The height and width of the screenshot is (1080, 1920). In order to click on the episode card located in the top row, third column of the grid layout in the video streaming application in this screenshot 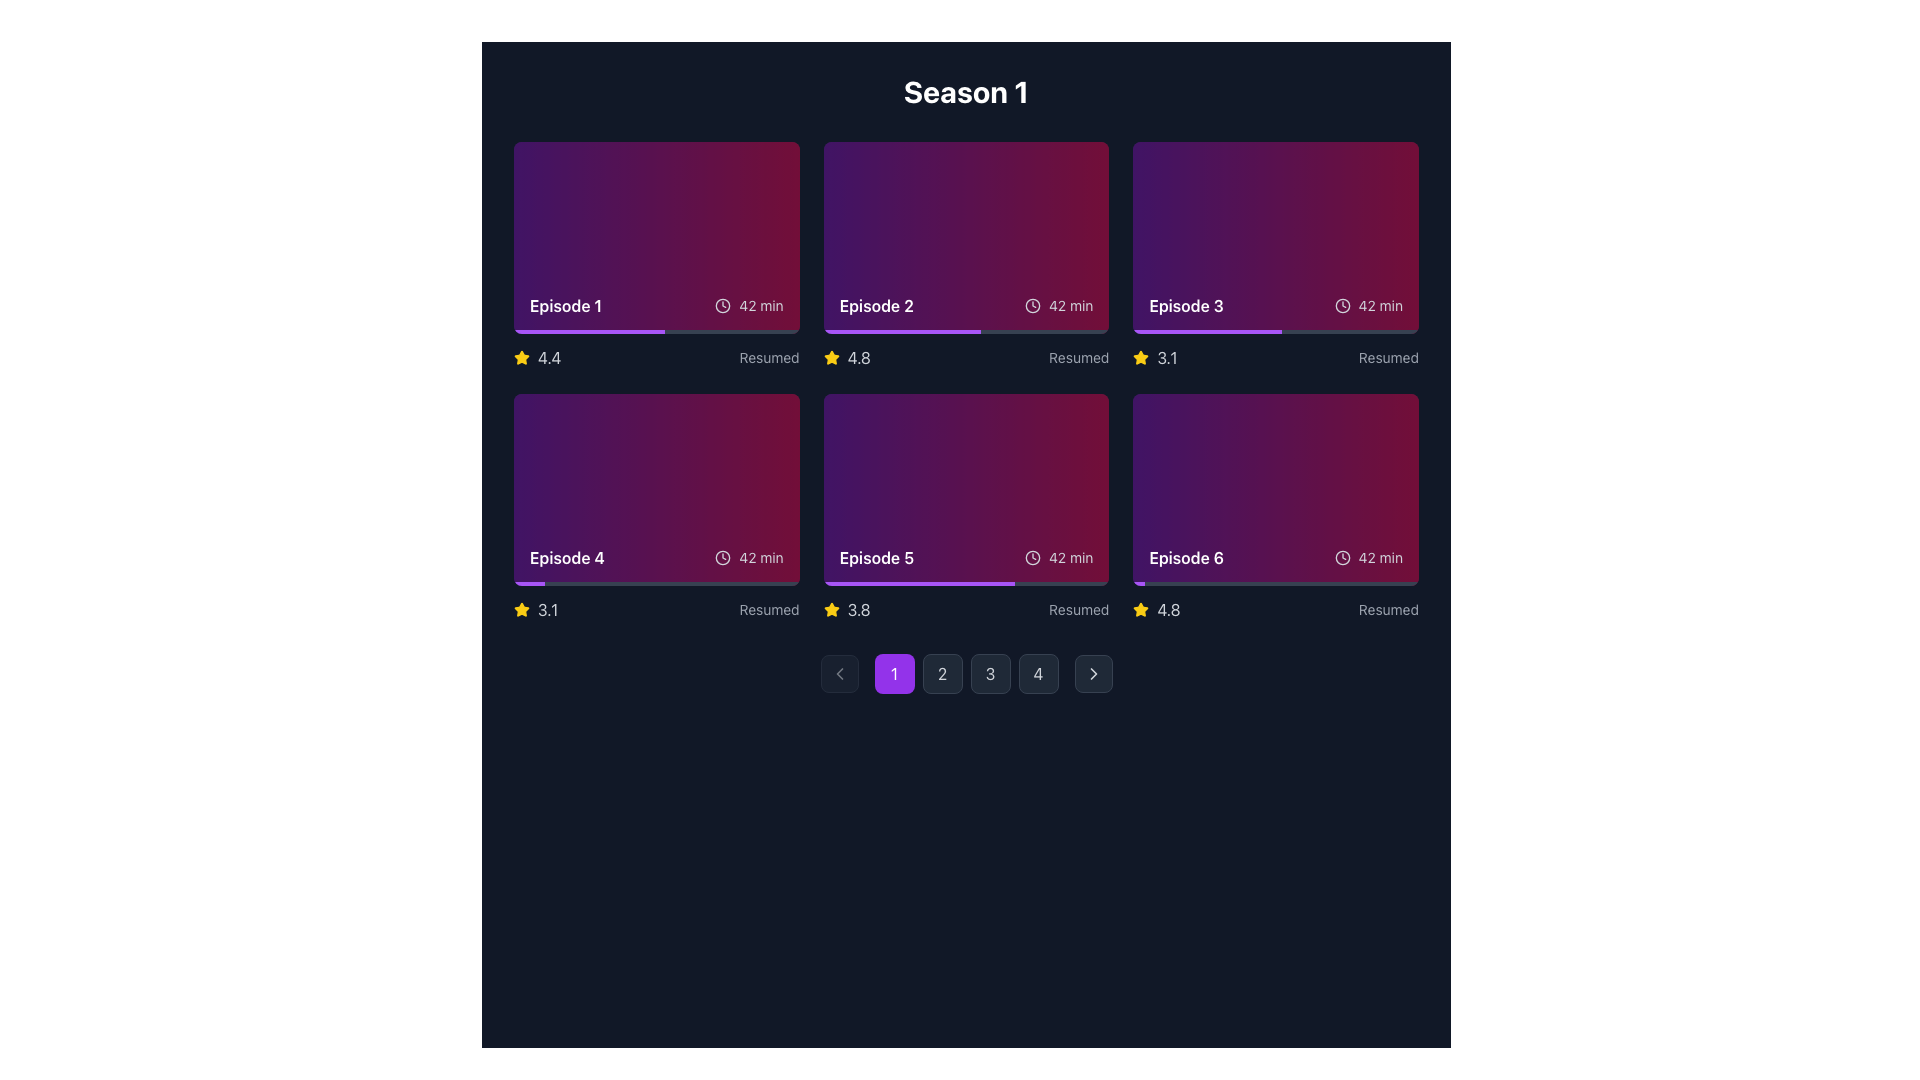, I will do `click(1275, 254)`.